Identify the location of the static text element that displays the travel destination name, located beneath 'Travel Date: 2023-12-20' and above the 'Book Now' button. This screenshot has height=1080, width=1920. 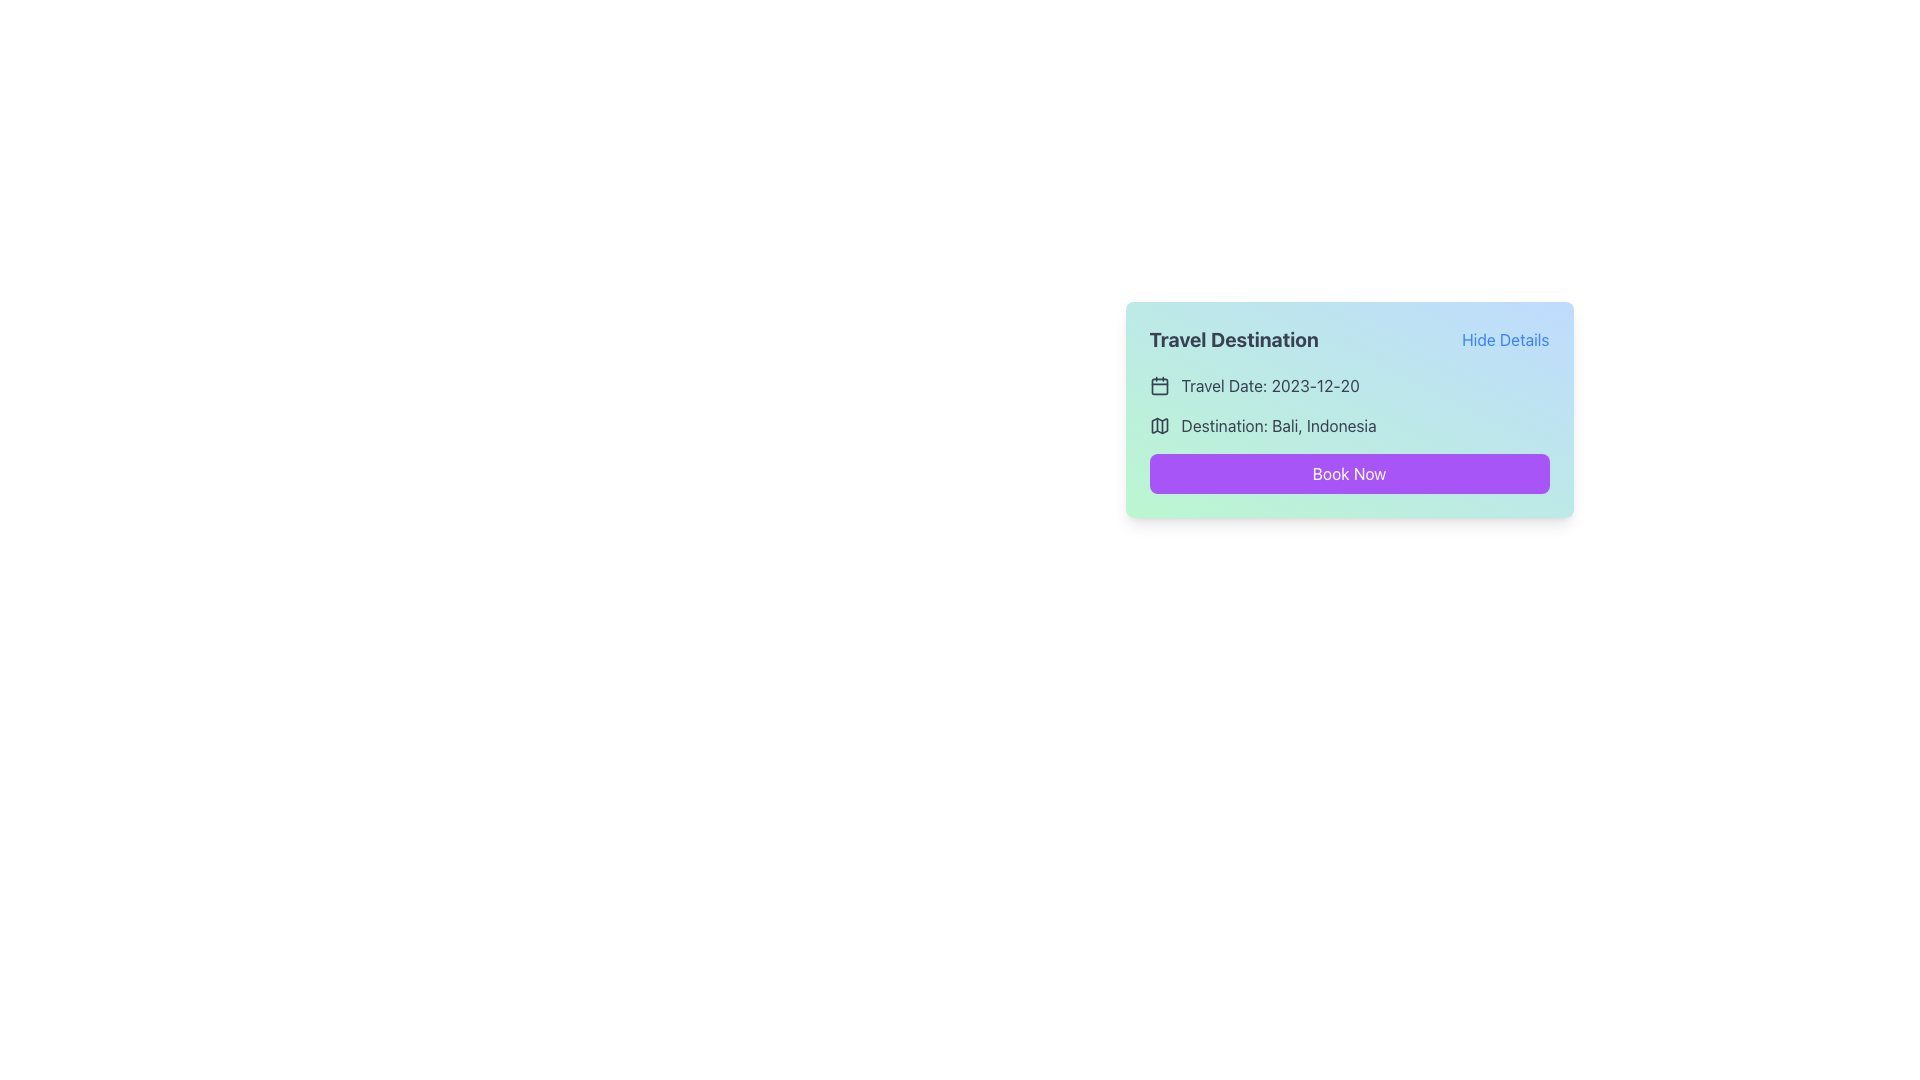
(1278, 424).